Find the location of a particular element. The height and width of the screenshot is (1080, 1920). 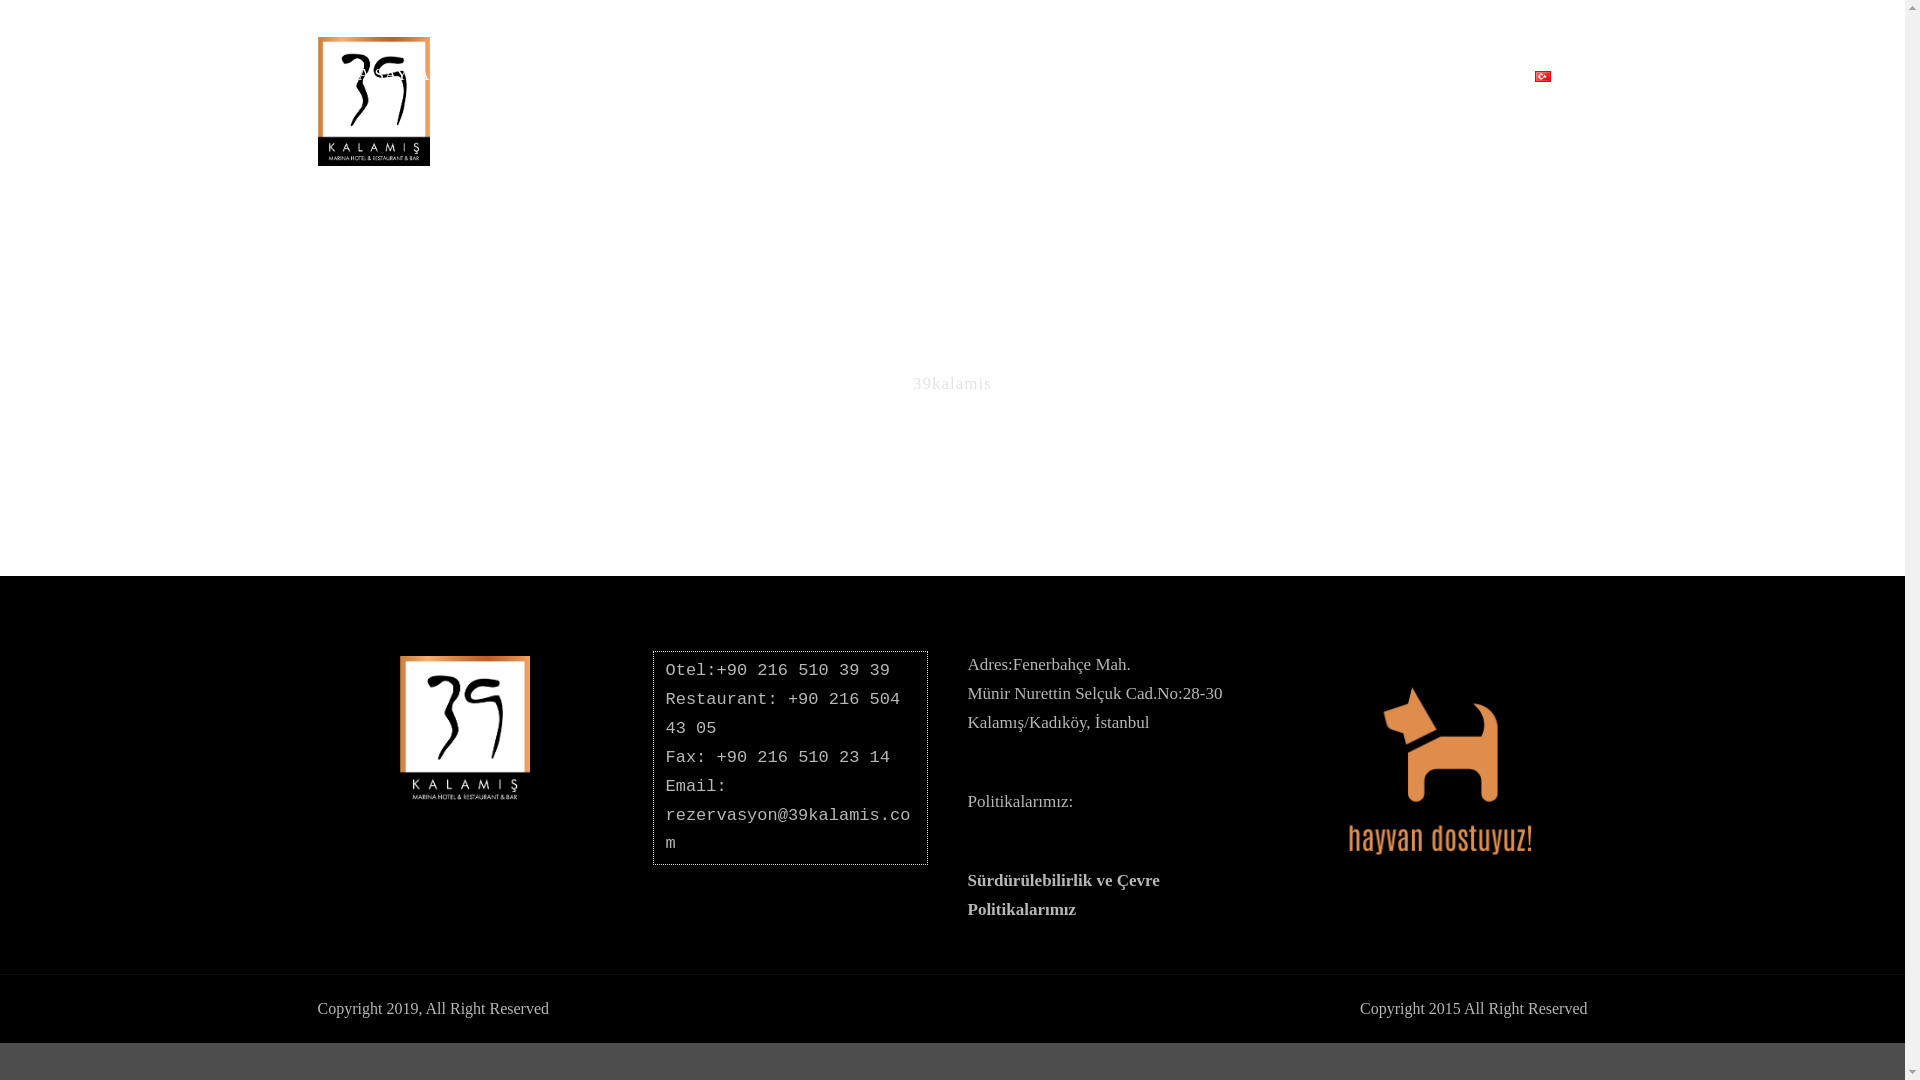

'39 DENEYIM' is located at coordinates (1325, 86).